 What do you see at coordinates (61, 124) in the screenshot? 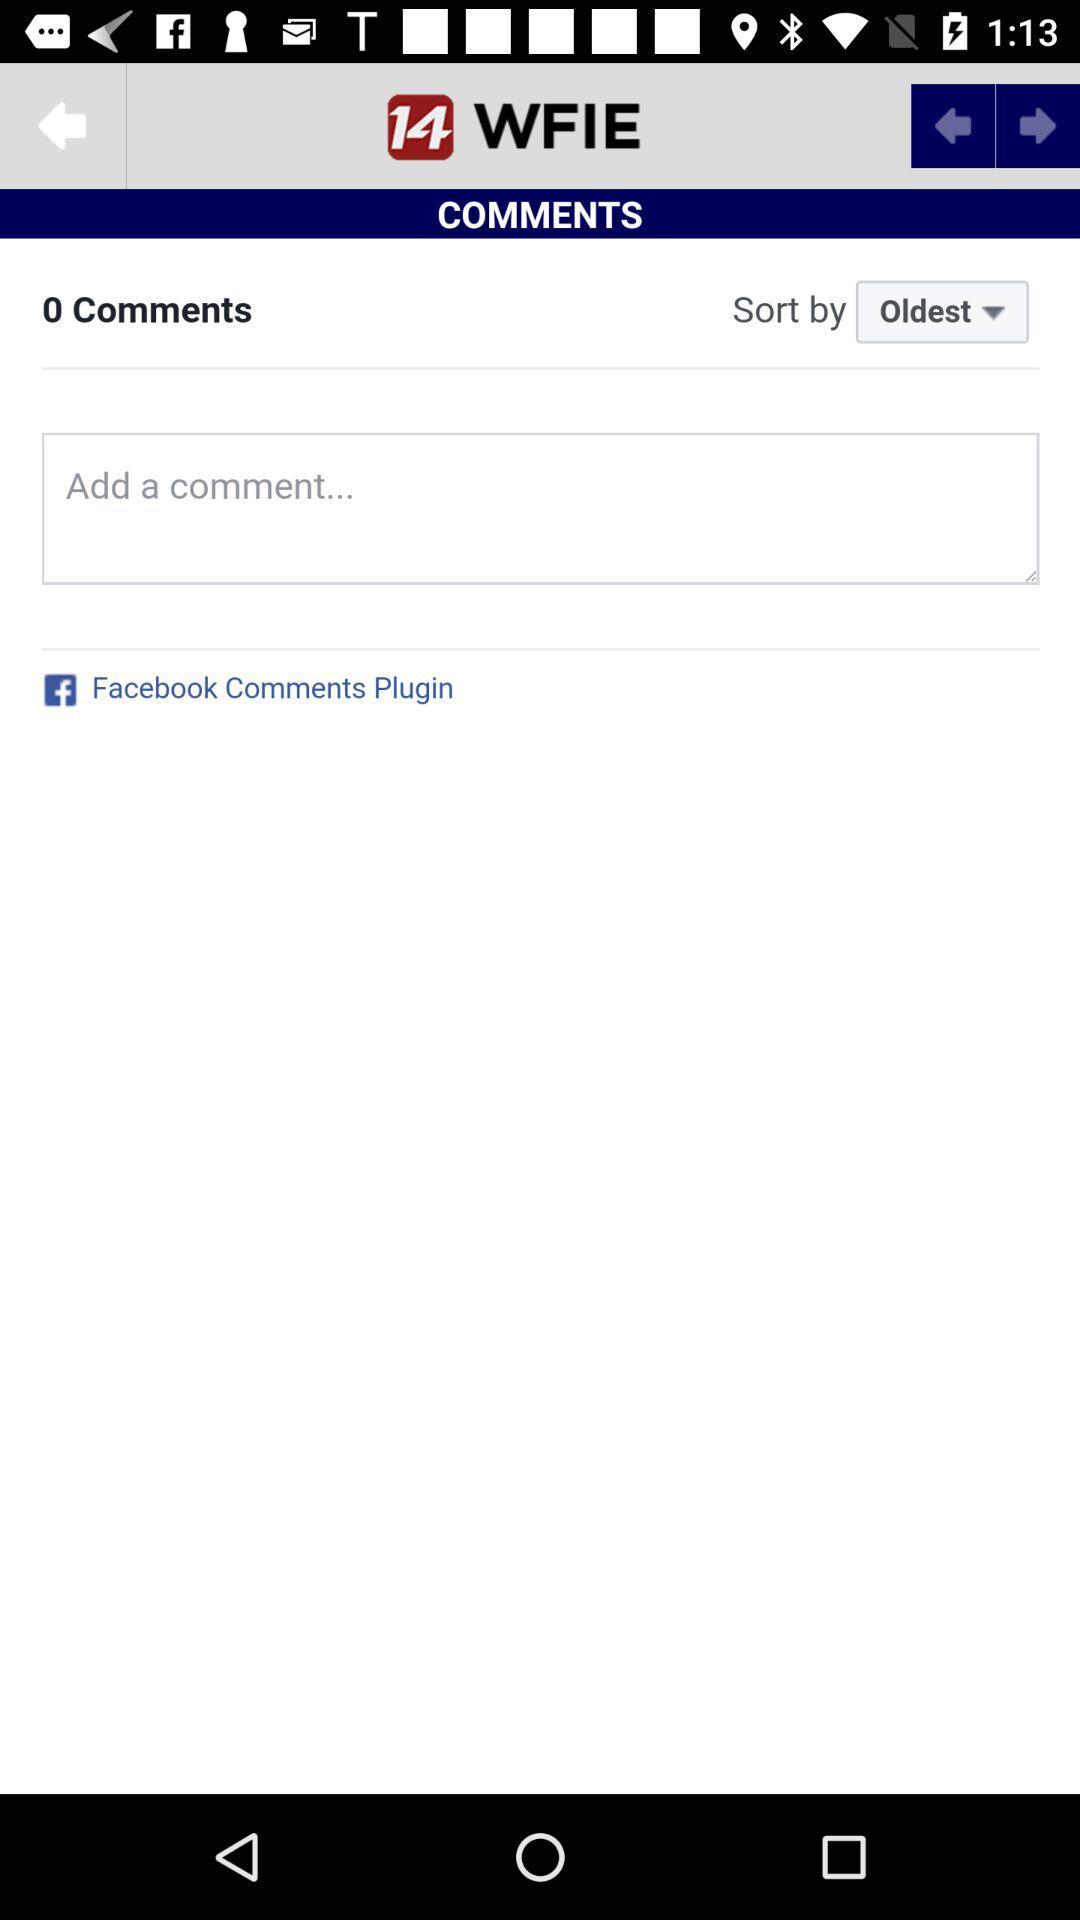
I see `go back` at bounding box center [61, 124].